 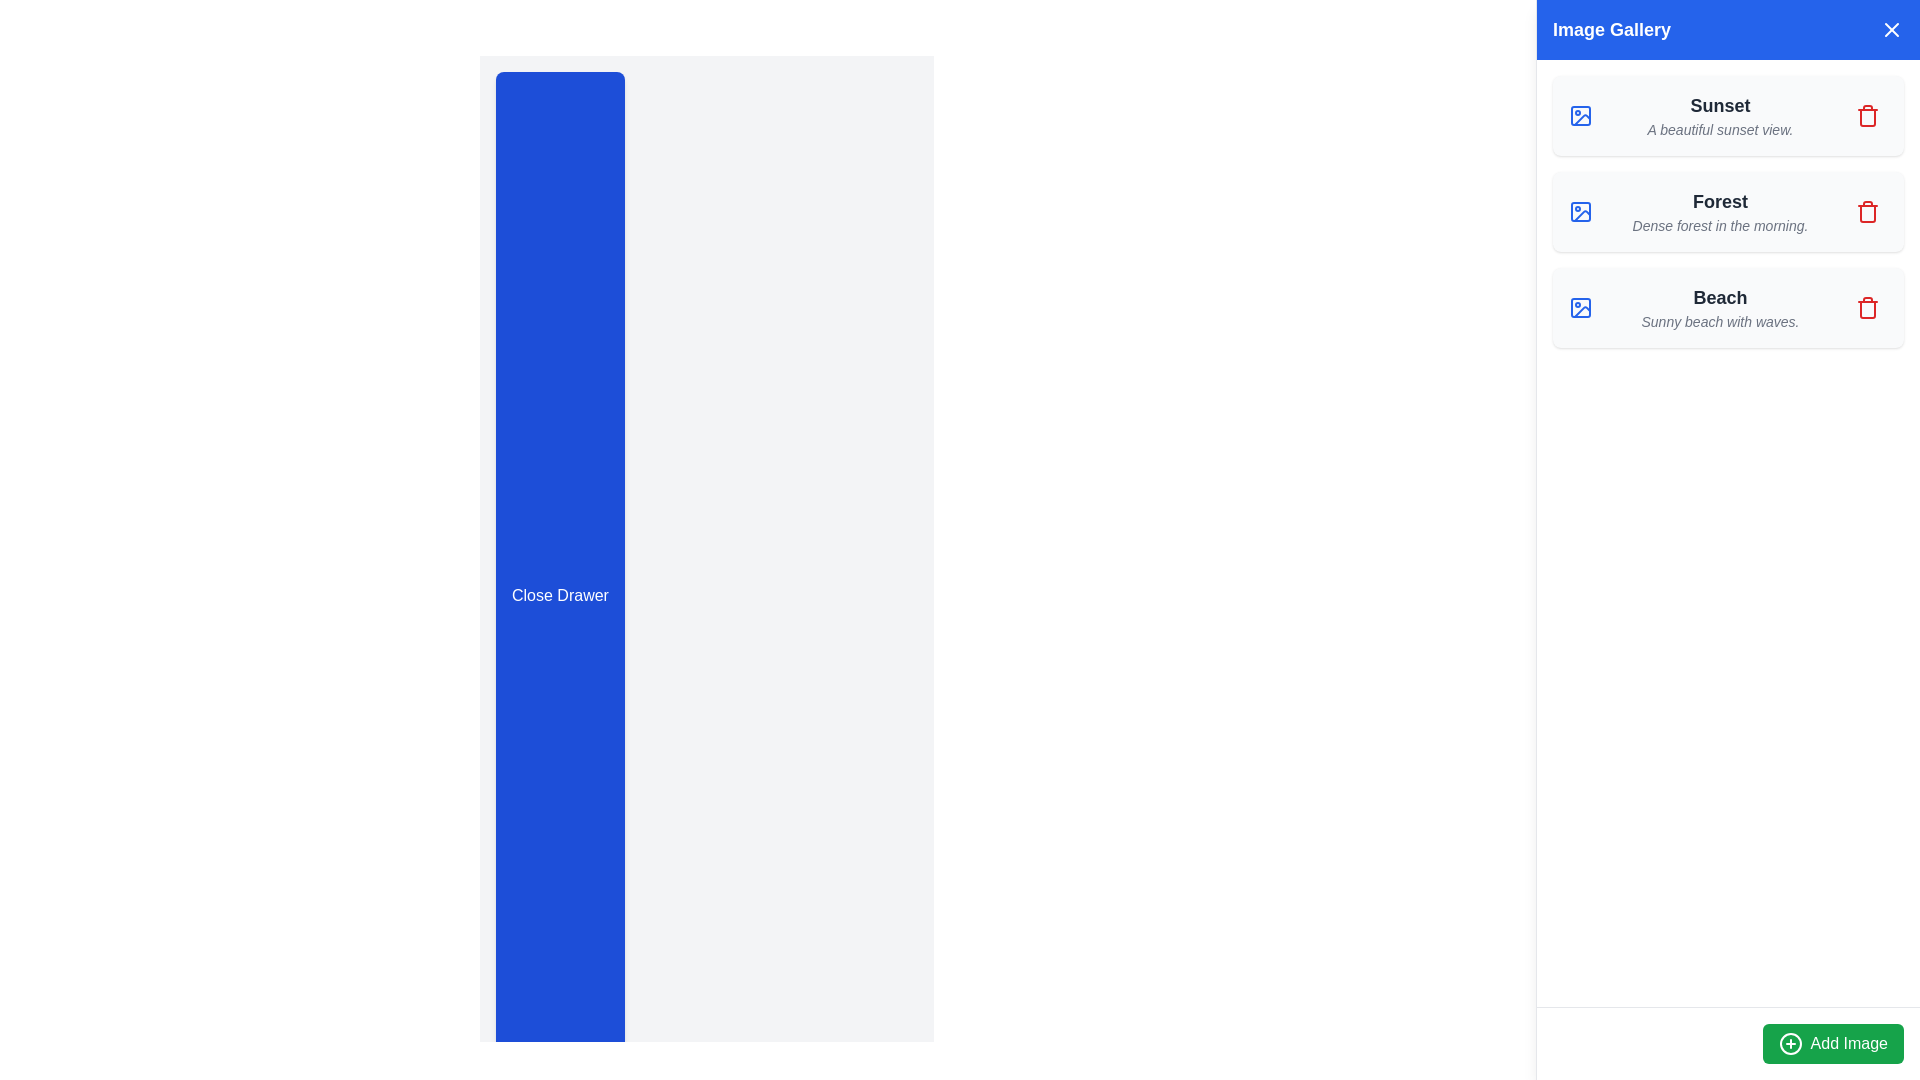 What do you see at coordinates (1612, 30) in the screenshot?
I see `the static text label that identifies the section as 'Image Gallery', located in the header bar with a blue background` at bounding box center [1612, 30].